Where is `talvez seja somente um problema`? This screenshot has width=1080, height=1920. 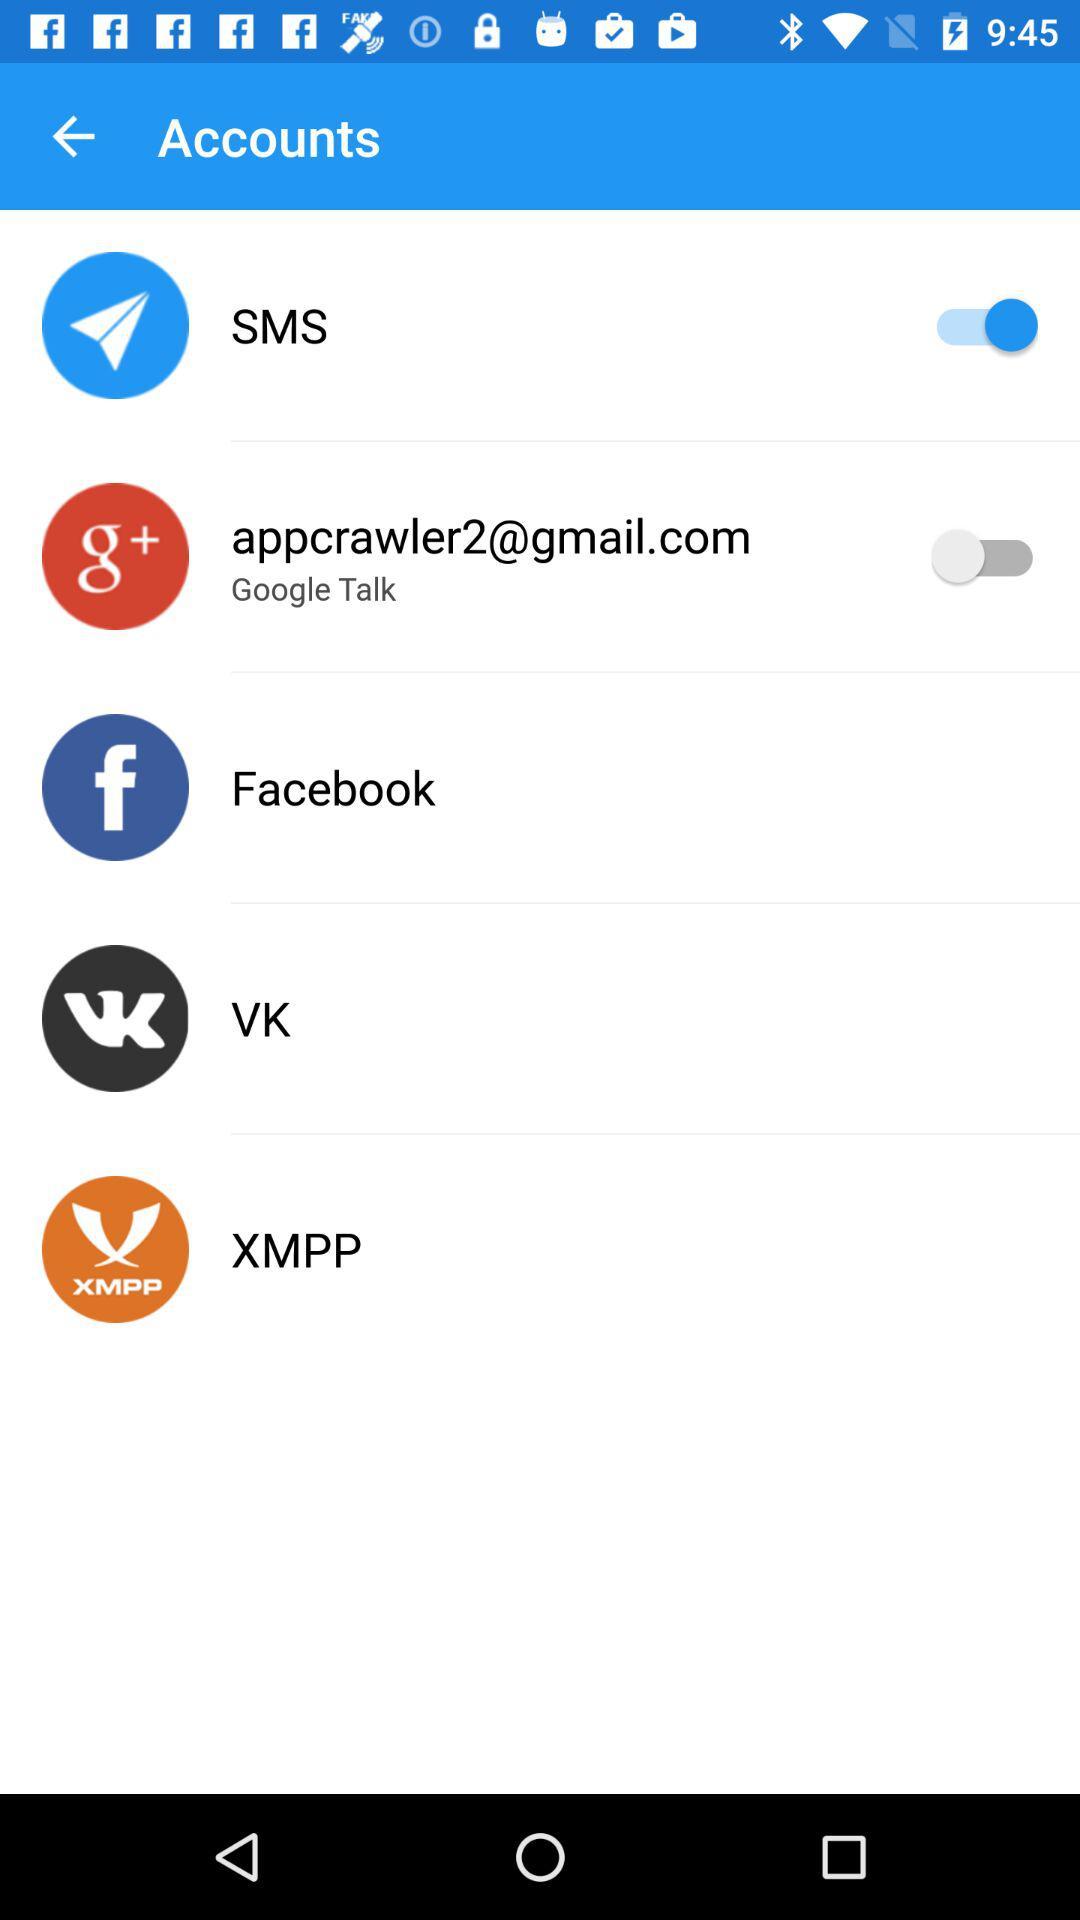
talvez seja somente um problema is located at coordinates (115, 1018).